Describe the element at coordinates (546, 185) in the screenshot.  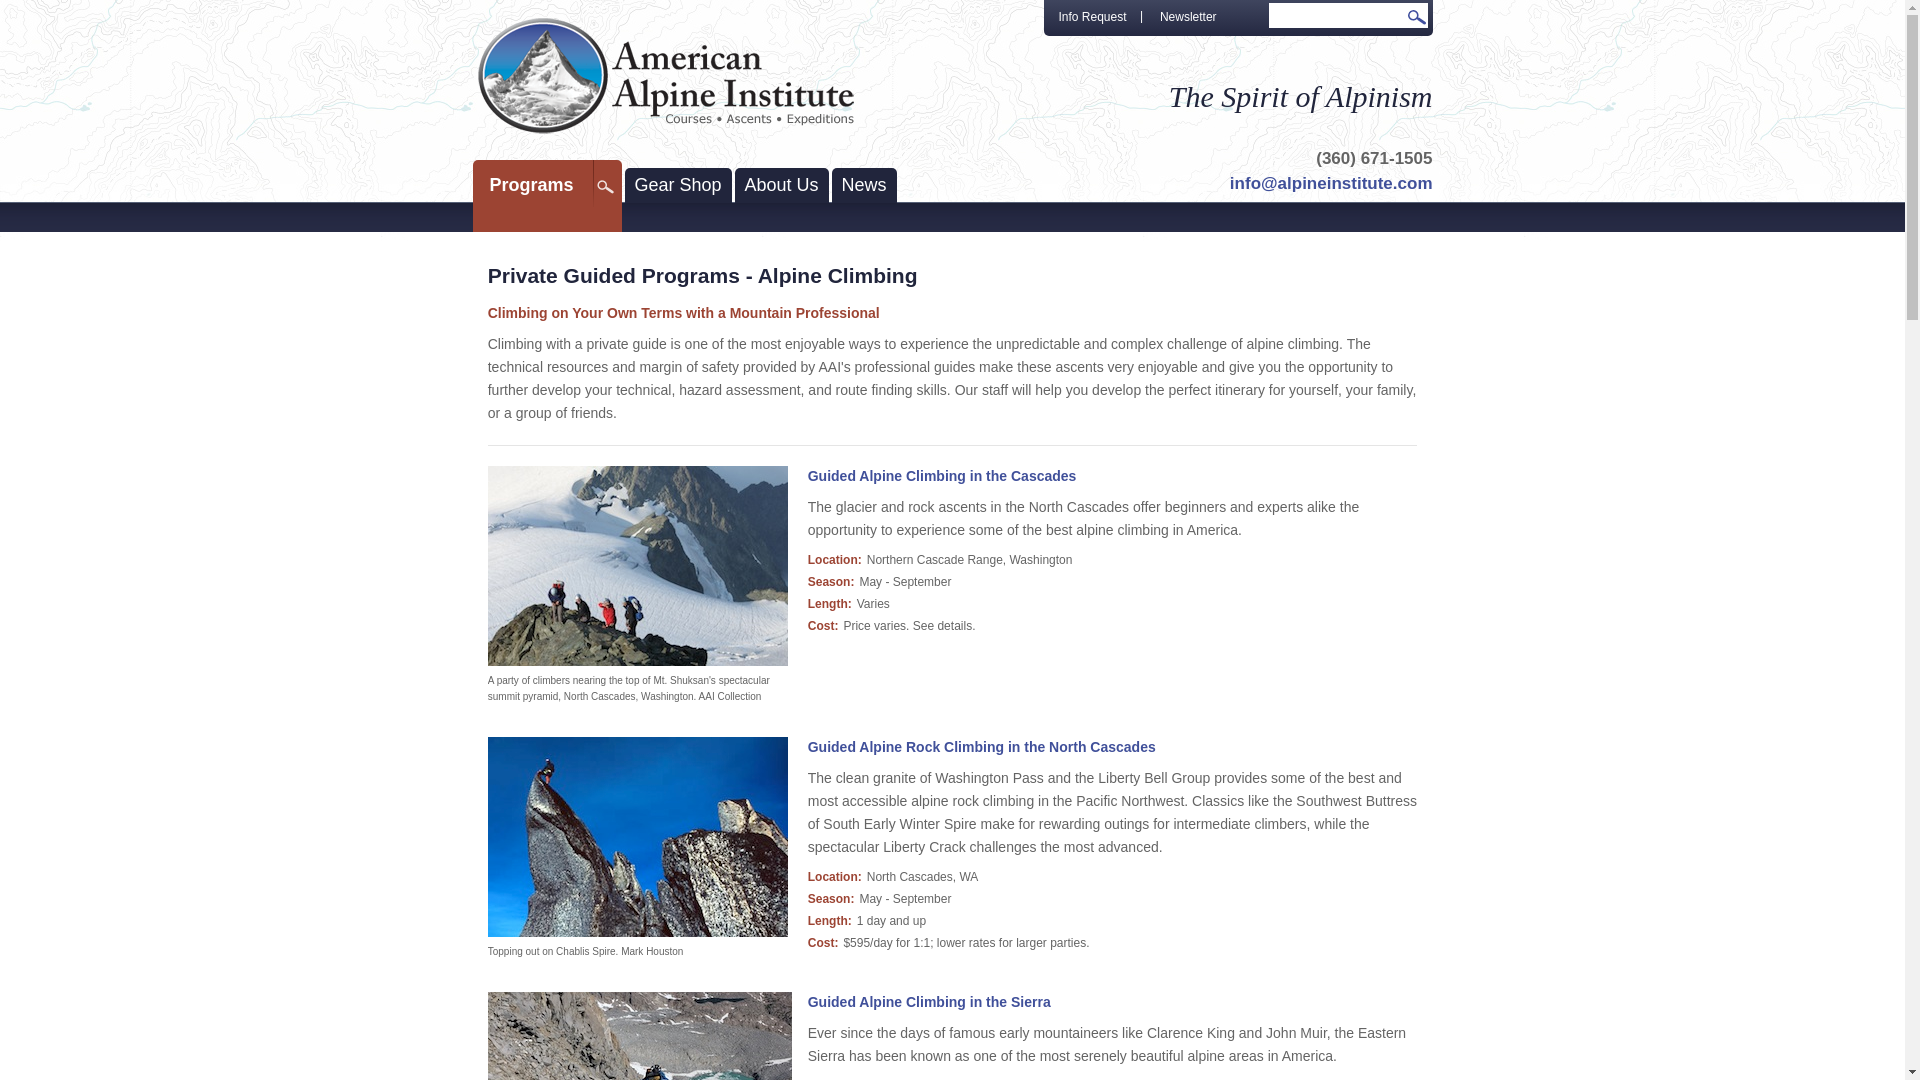
I see `'Programs'` at that location.